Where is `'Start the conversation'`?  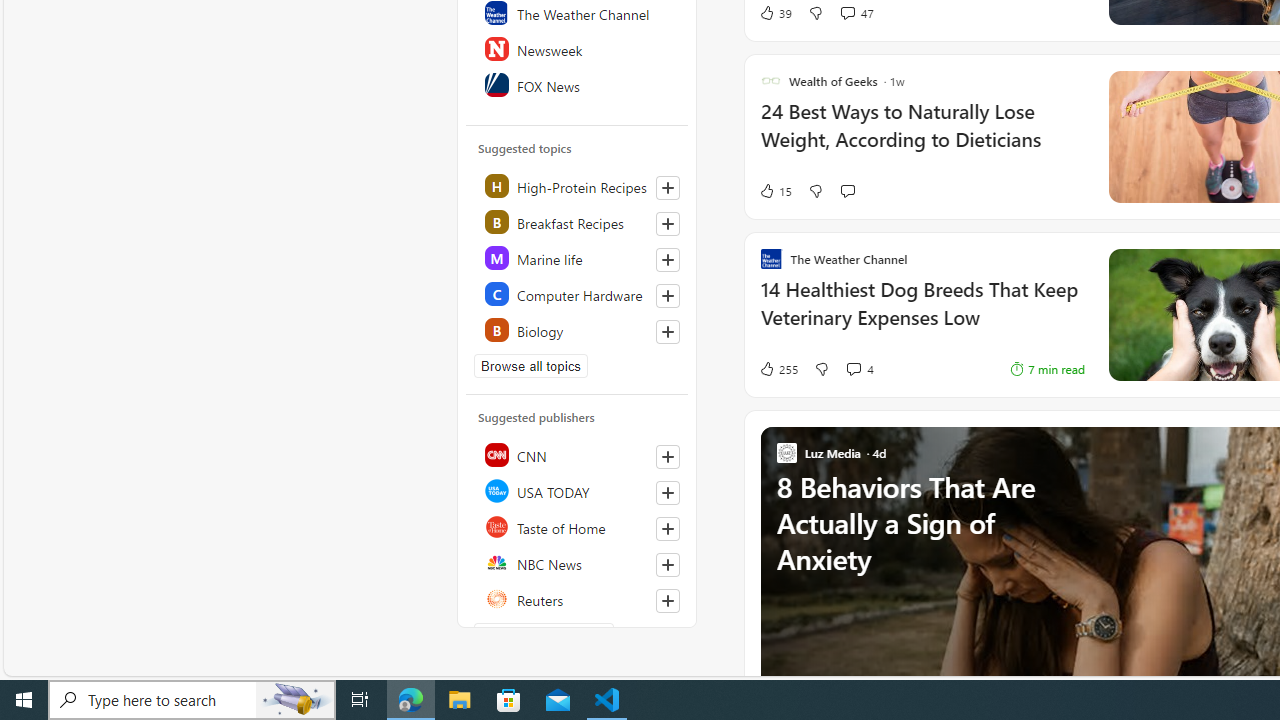 'Start the conversation' is located at coordinates (847, 190).